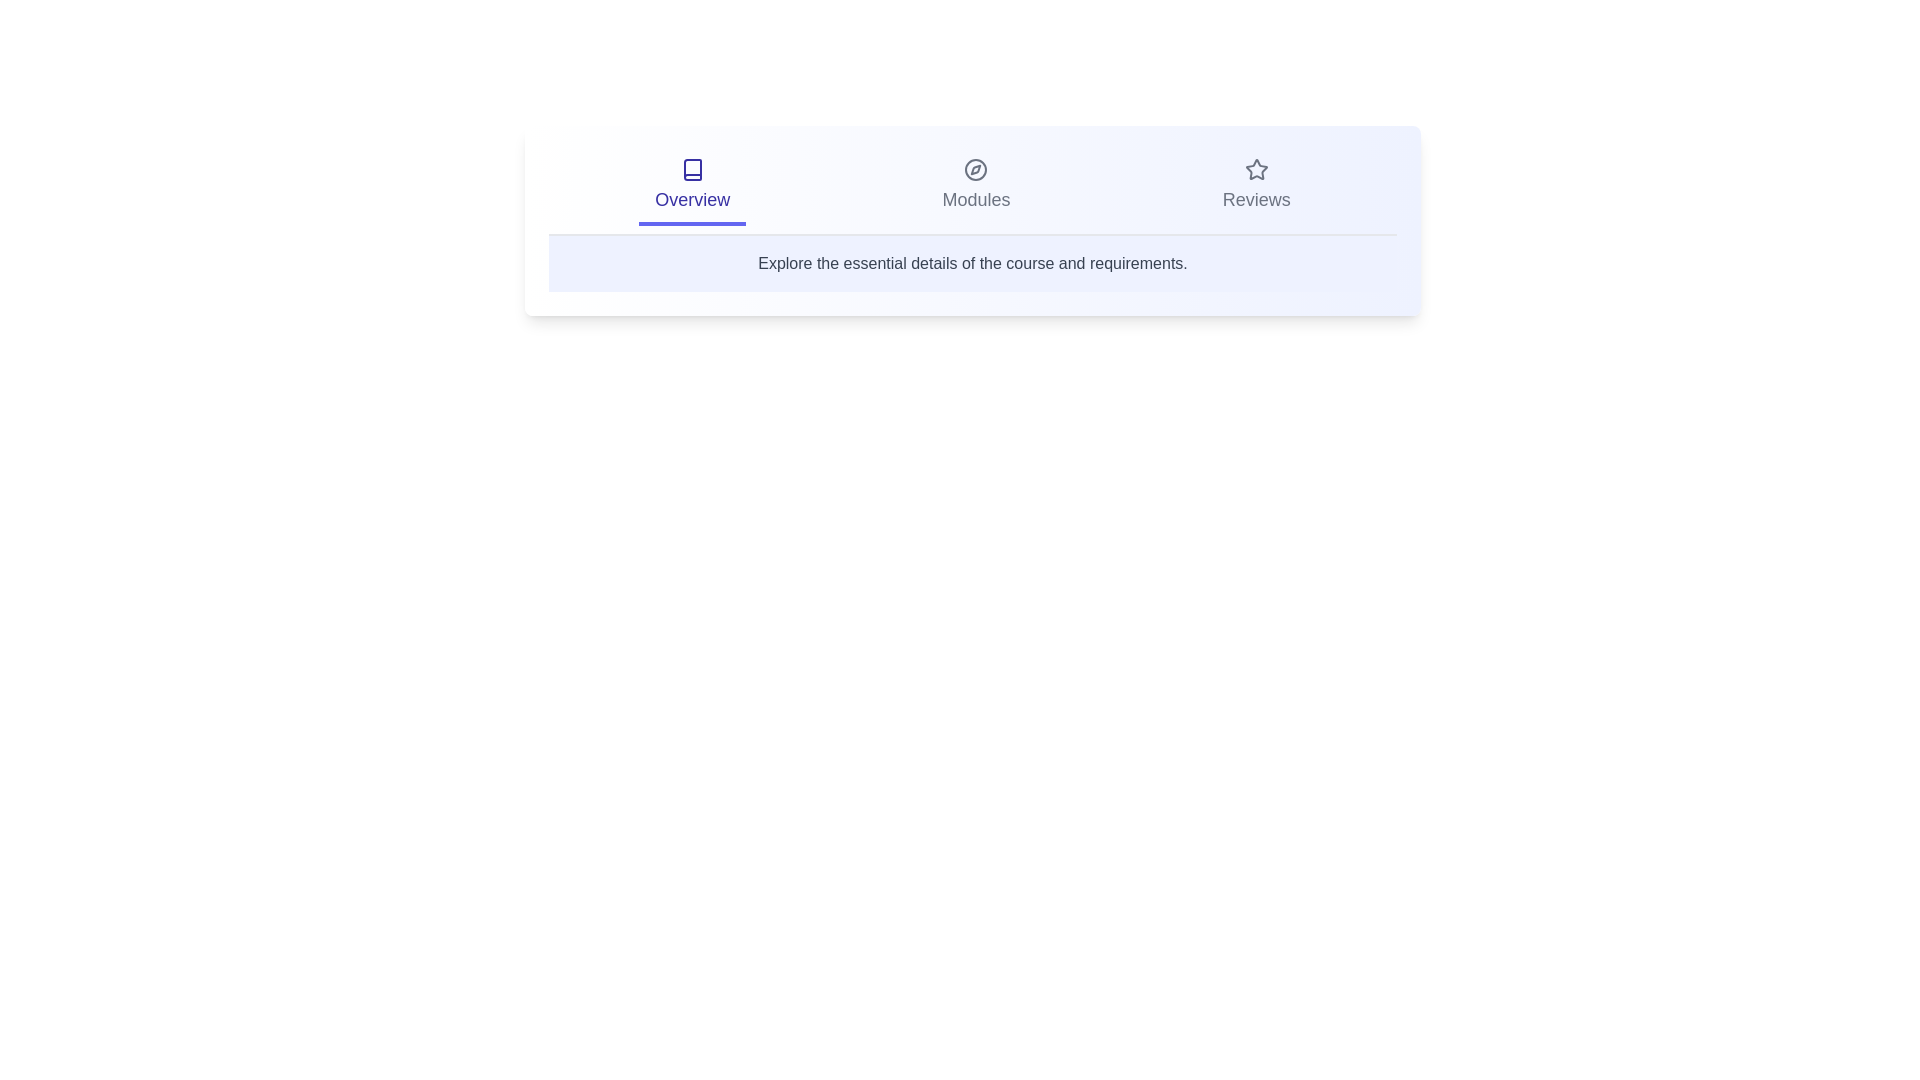  What do you see at coordinates (1255, 188) in the screenshot?
I see `the tab corresponding to Reviews` at bounding box center [1255, 188].